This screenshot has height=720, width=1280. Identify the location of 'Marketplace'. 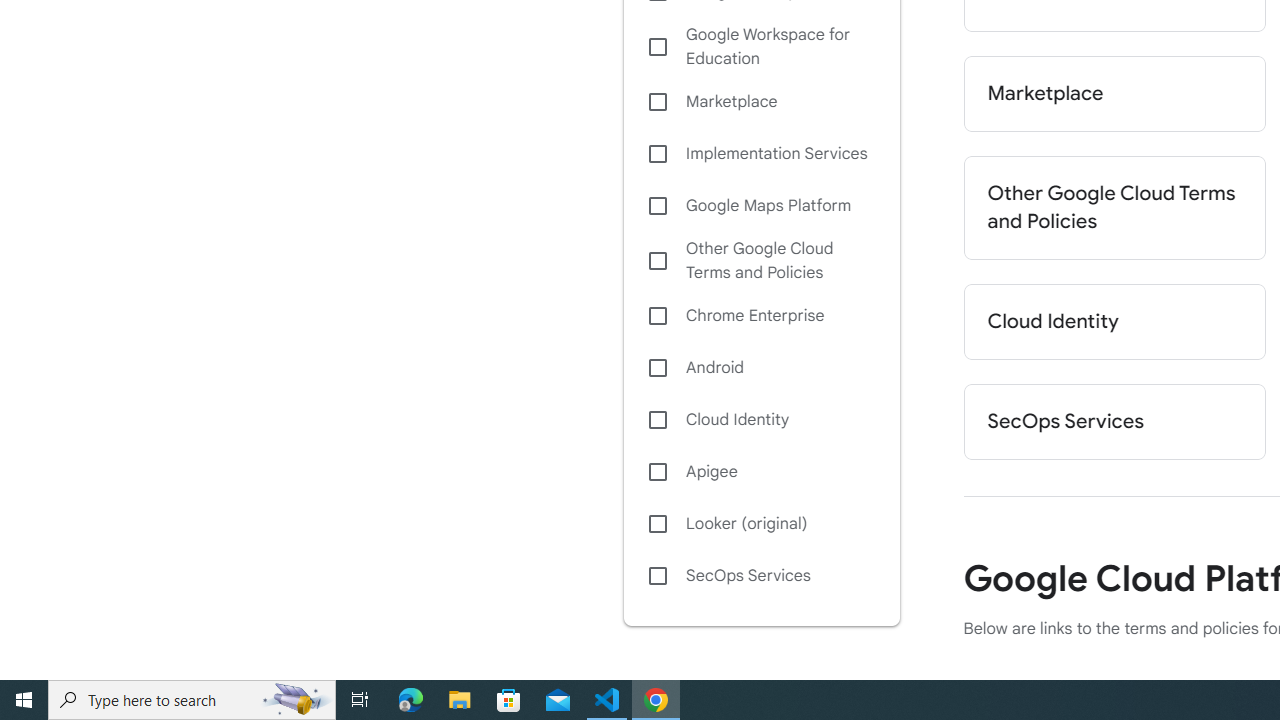
(1113, 93).